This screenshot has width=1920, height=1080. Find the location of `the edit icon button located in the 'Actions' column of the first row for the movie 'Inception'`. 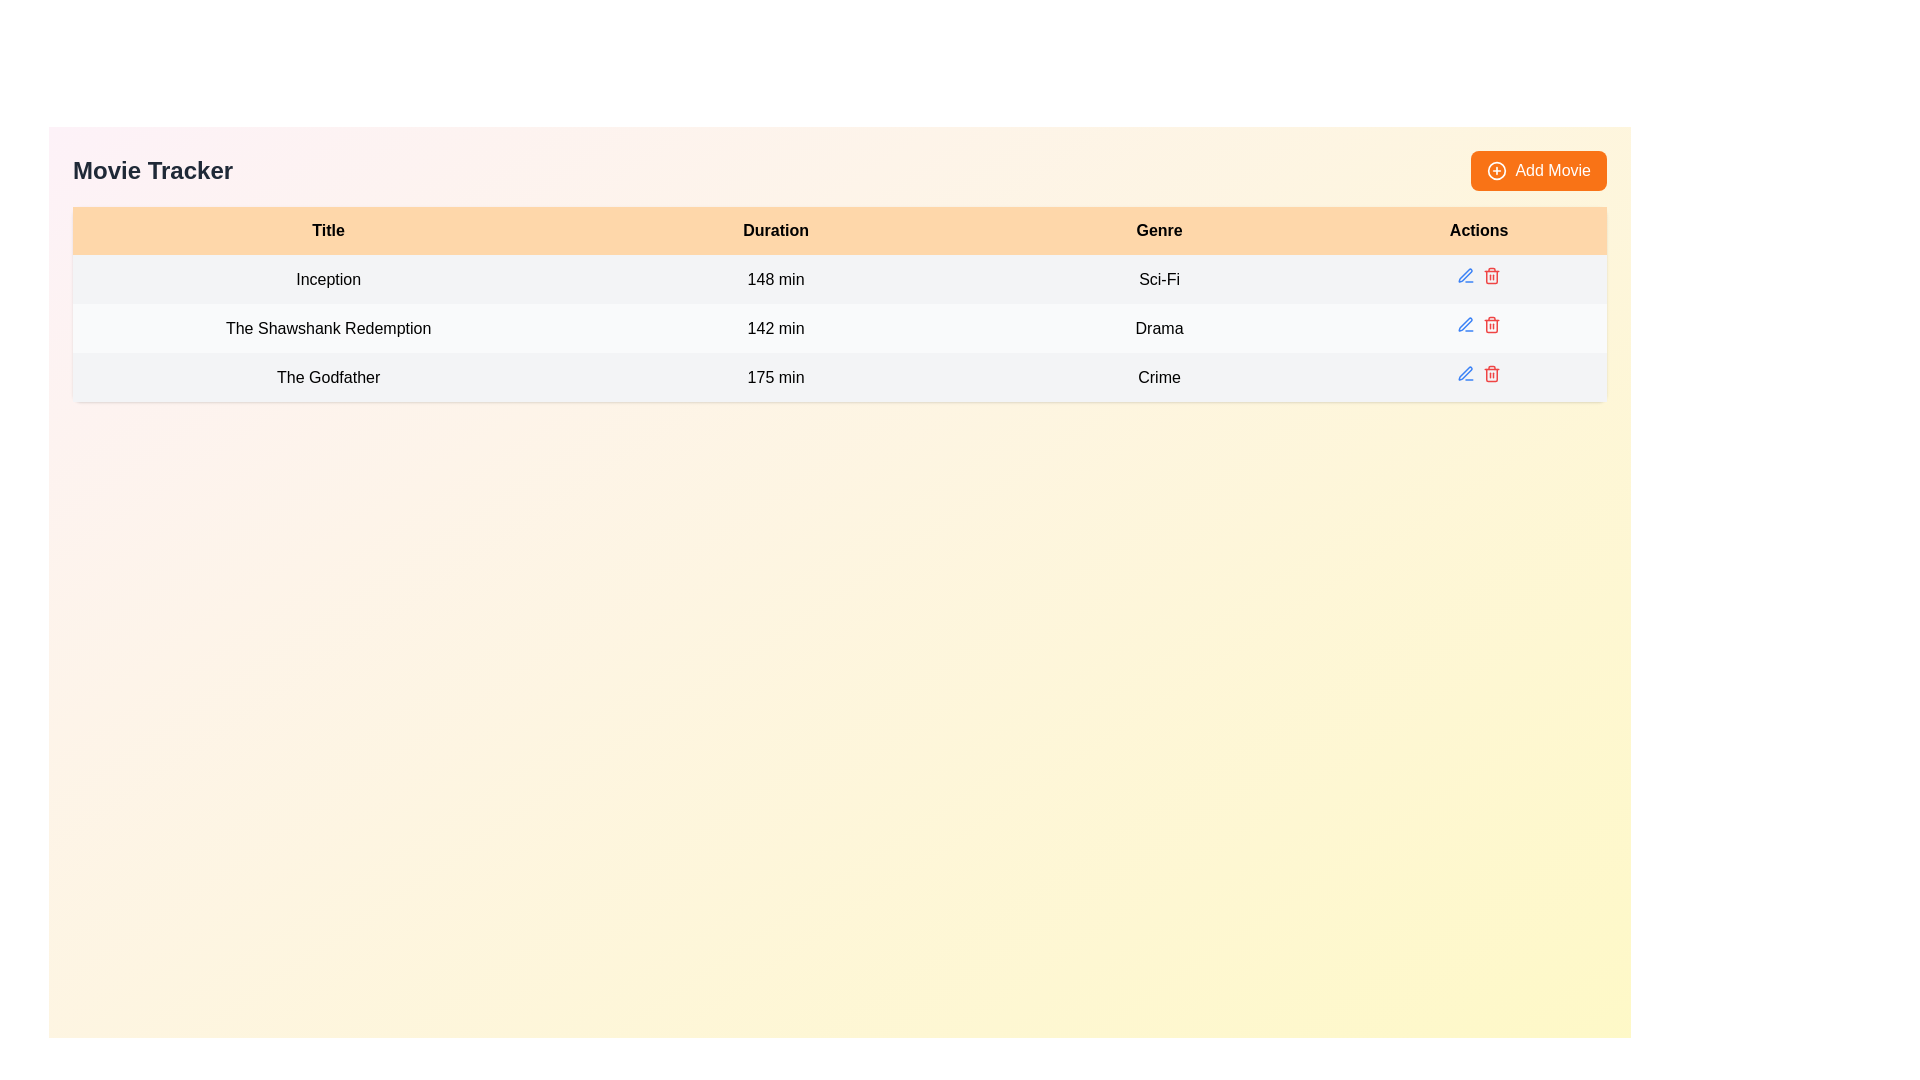

the edit icon button located in the 'Actions' column of the first row for the movie 'Inception' is located at coordinates (1466, 276).